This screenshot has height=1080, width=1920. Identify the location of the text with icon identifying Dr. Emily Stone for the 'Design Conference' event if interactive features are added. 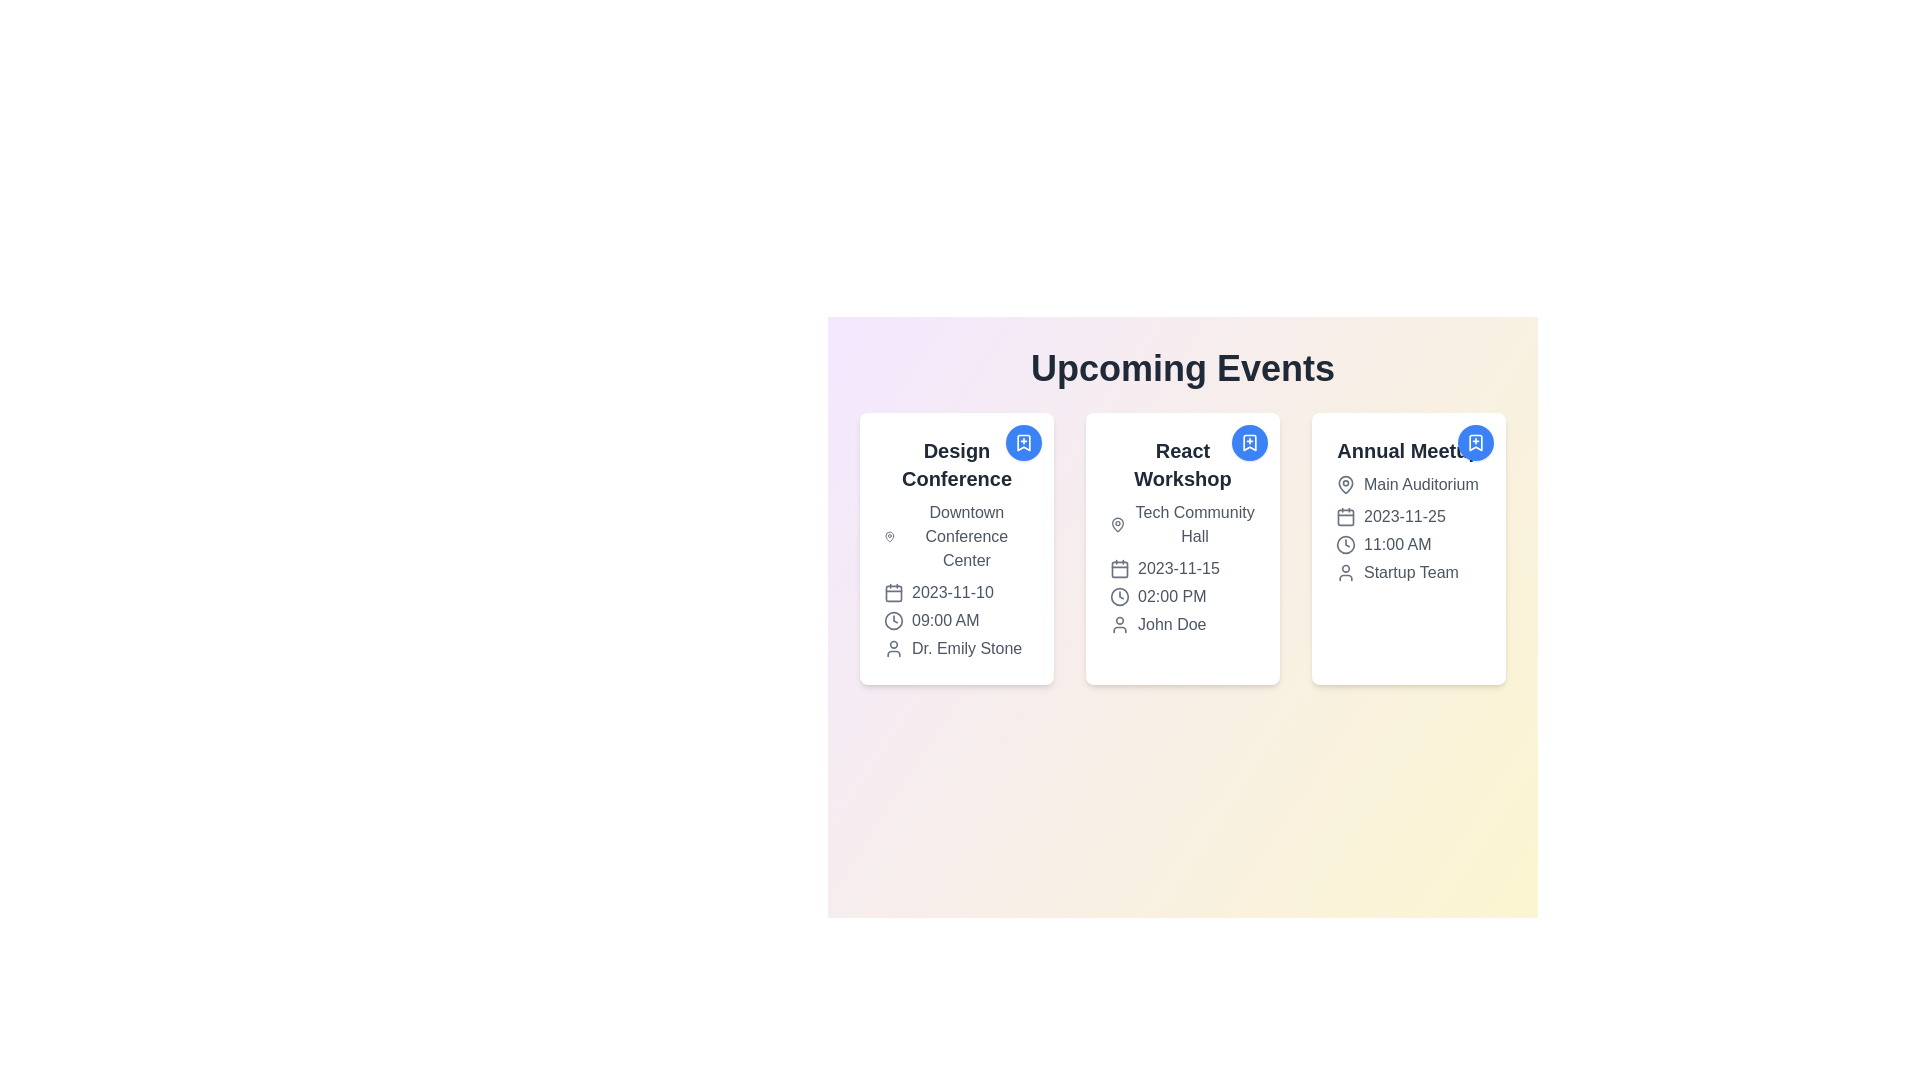
(955, 648).